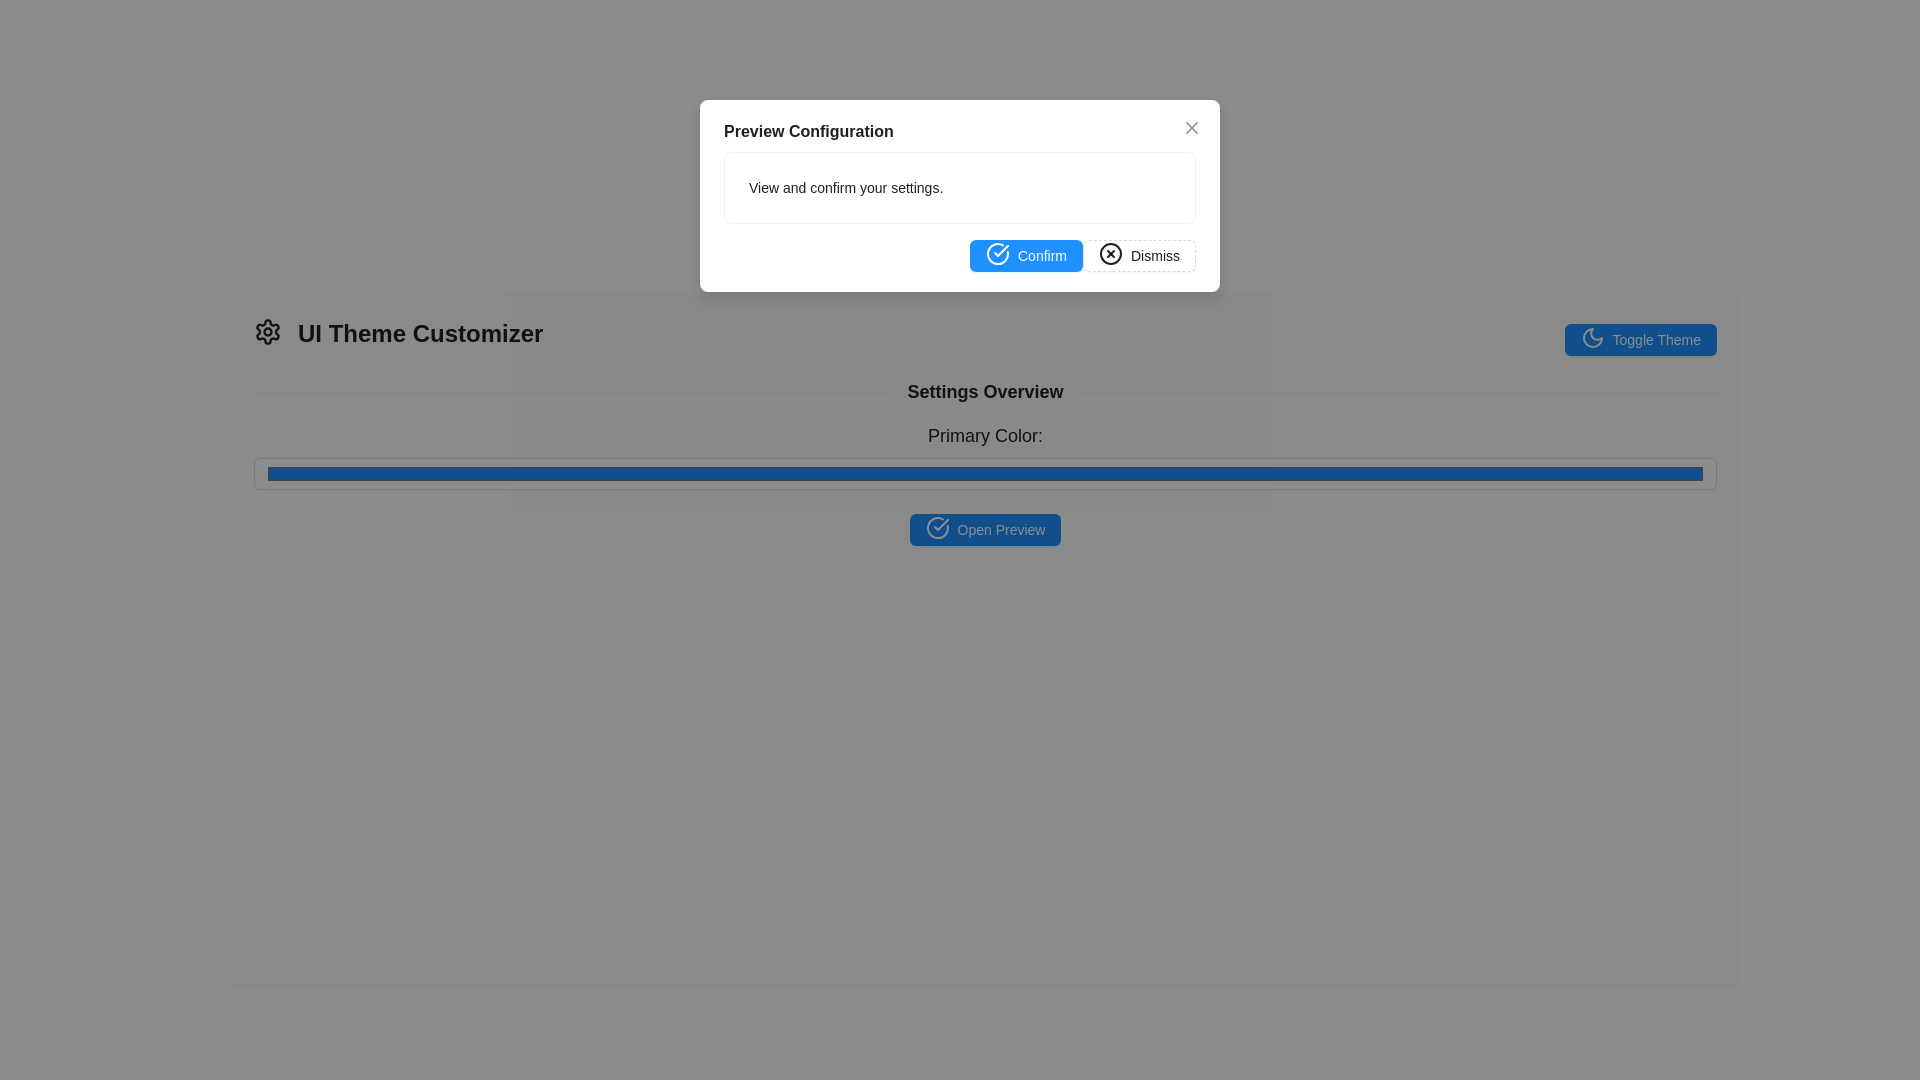  What do you see at coordinates (1591, 336) in the screenshot?
I see `the crescent moon icon located within the 'Toggle Theme' button at the top-right corner of the interface` at bounding box center [1591, 336].